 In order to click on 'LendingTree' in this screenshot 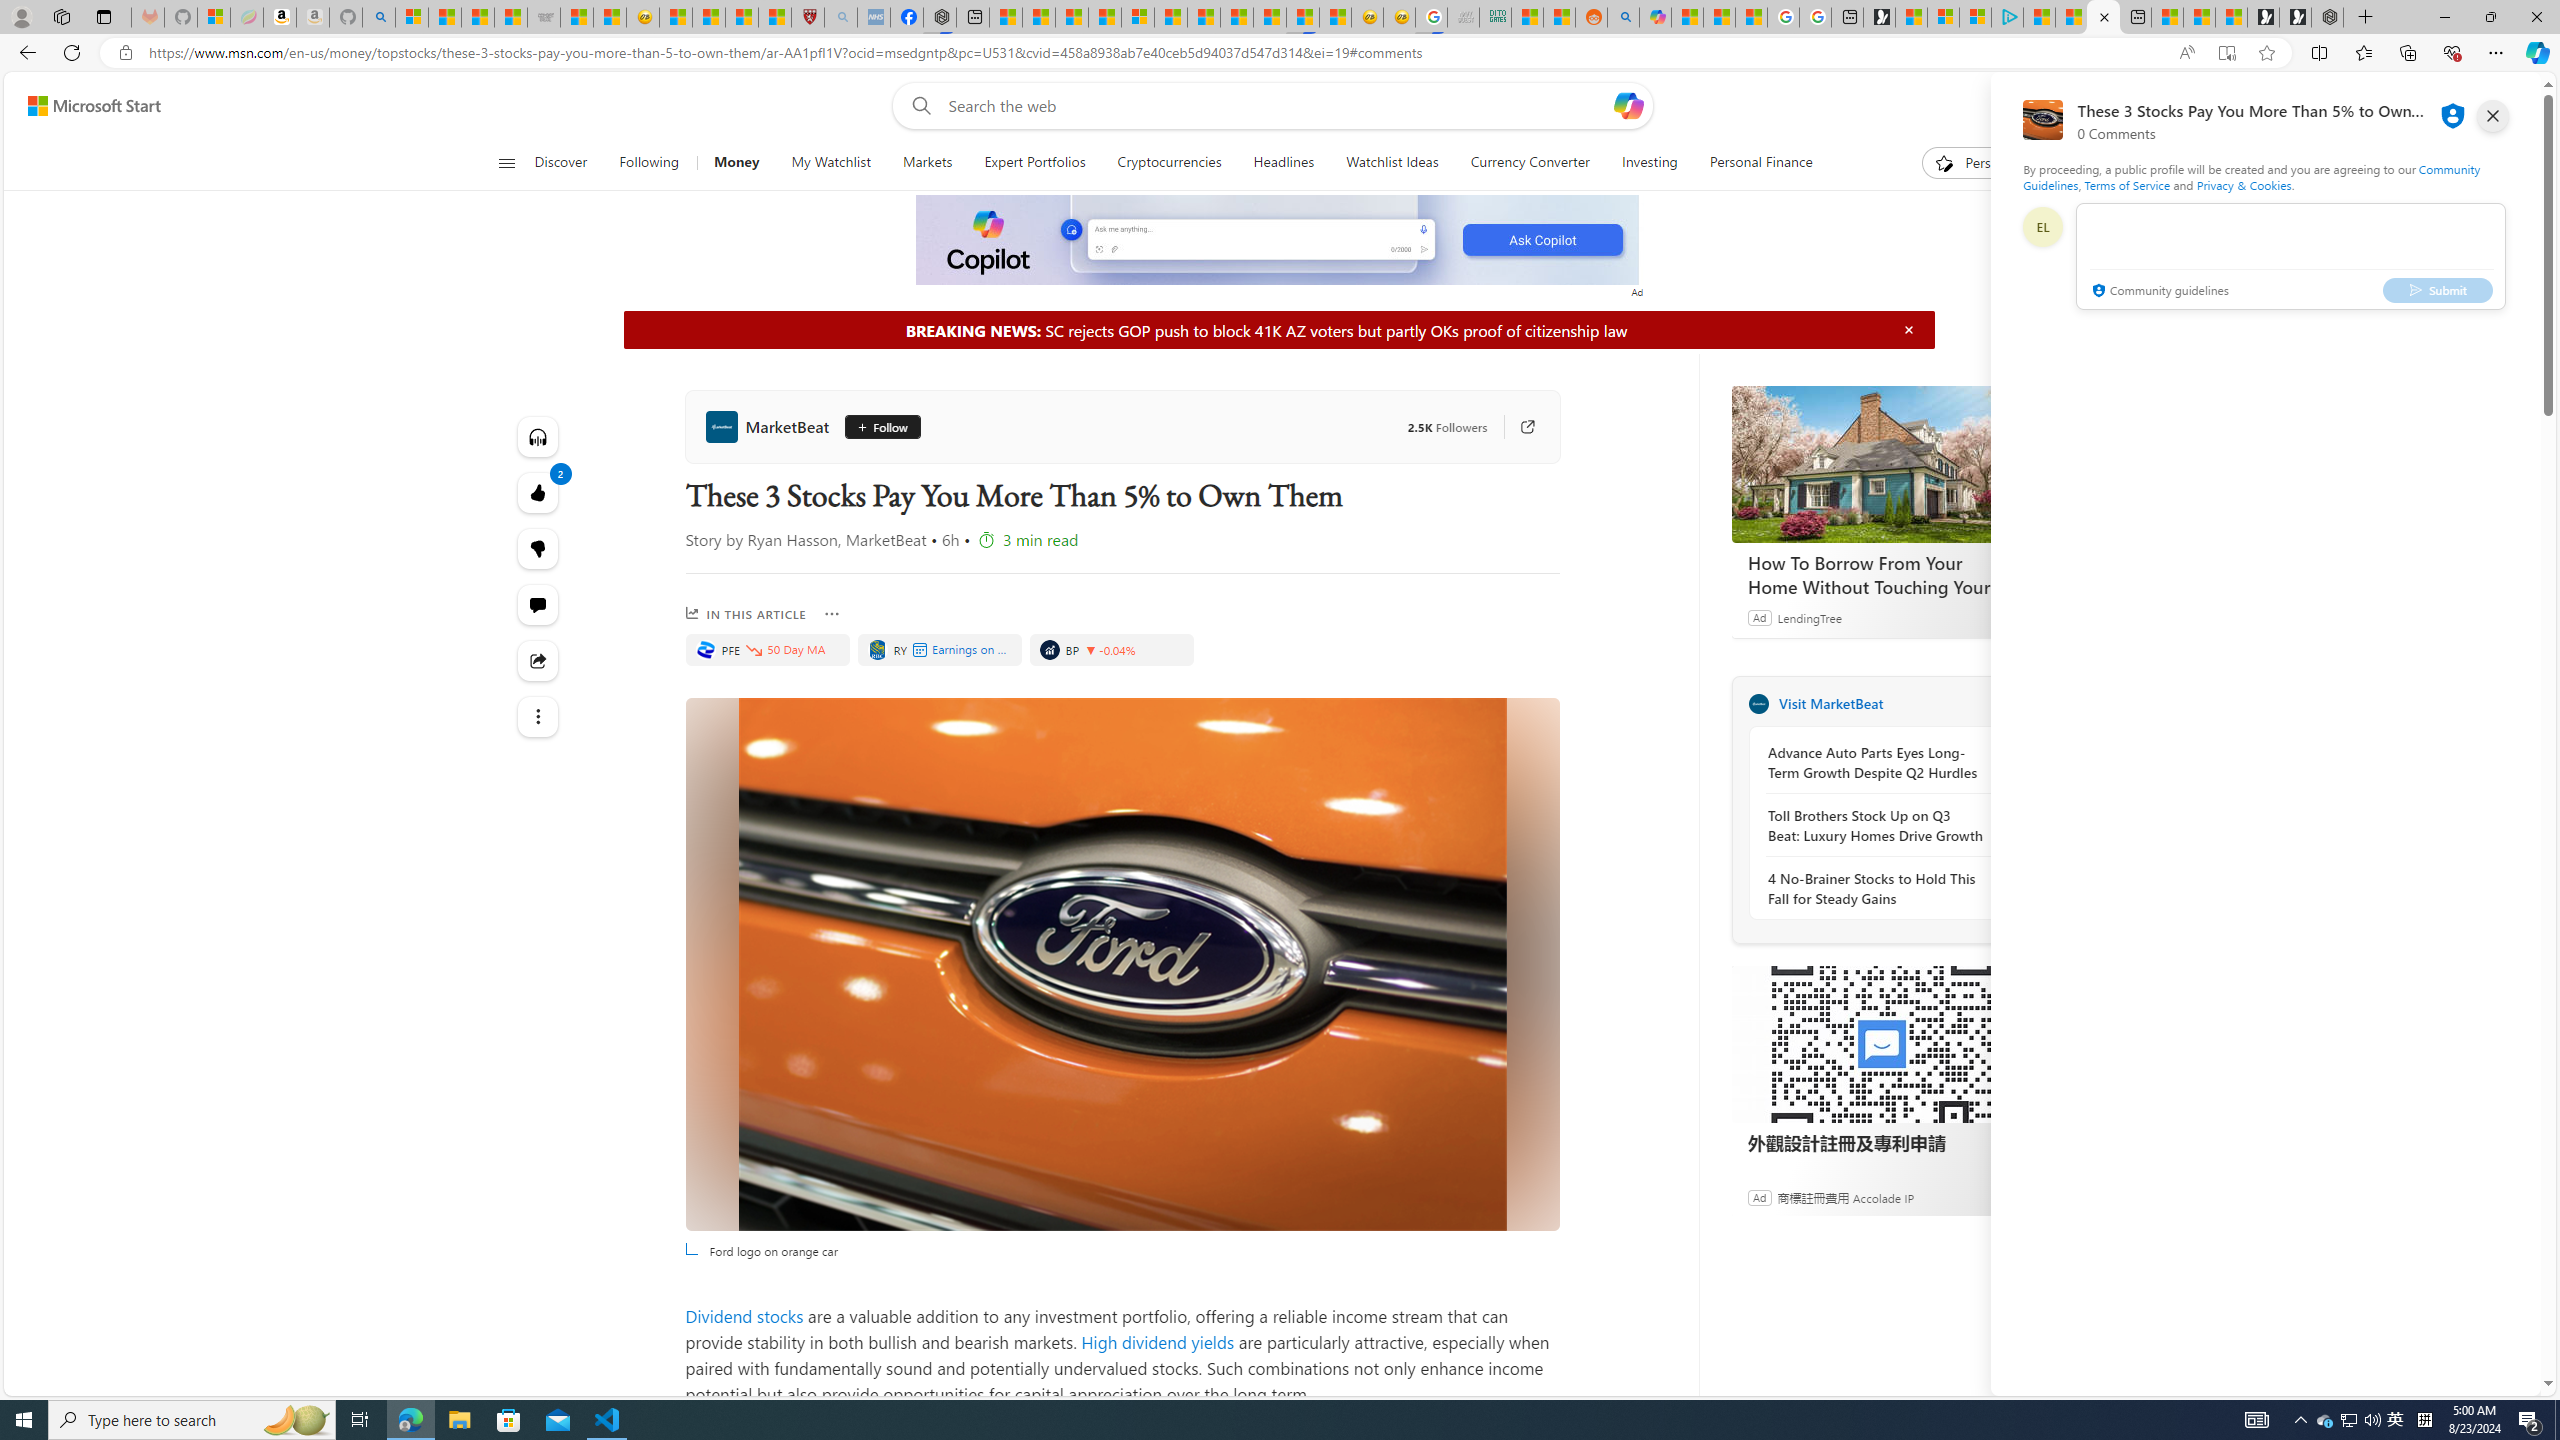, I will do `click(1809, 616)`.